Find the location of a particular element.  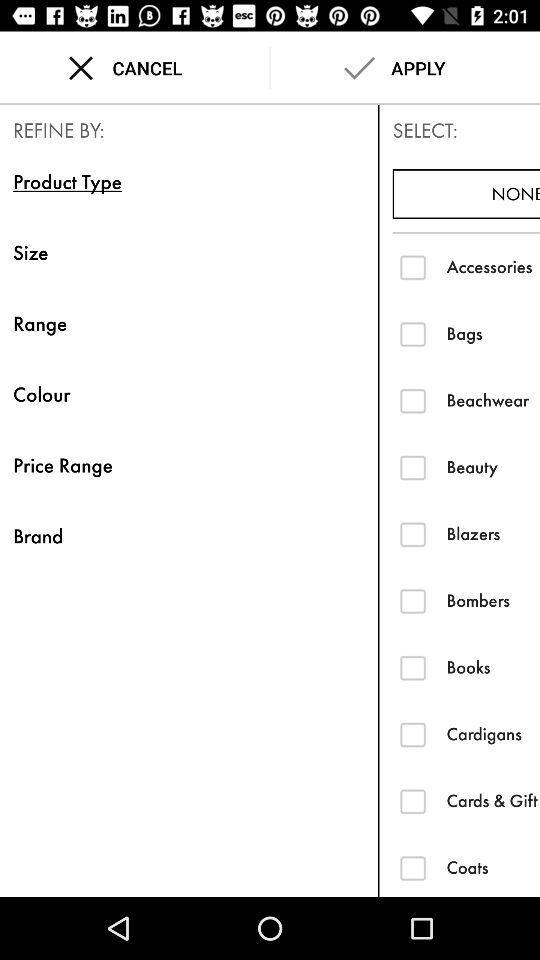

icon above coats item is located at coordinates (492, 801).